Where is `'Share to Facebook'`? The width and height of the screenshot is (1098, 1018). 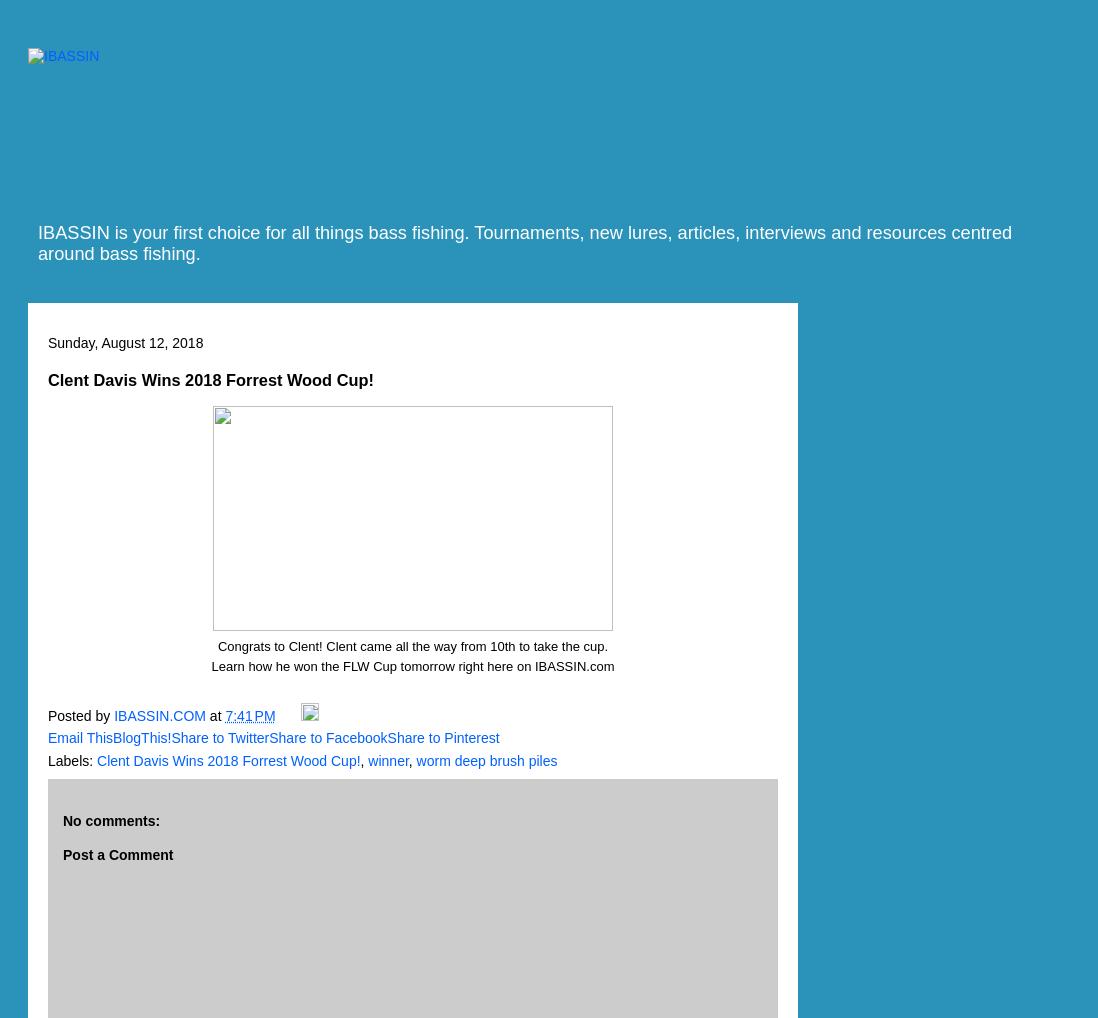
'Share to Facebook' is located at coordinates (327, 737).